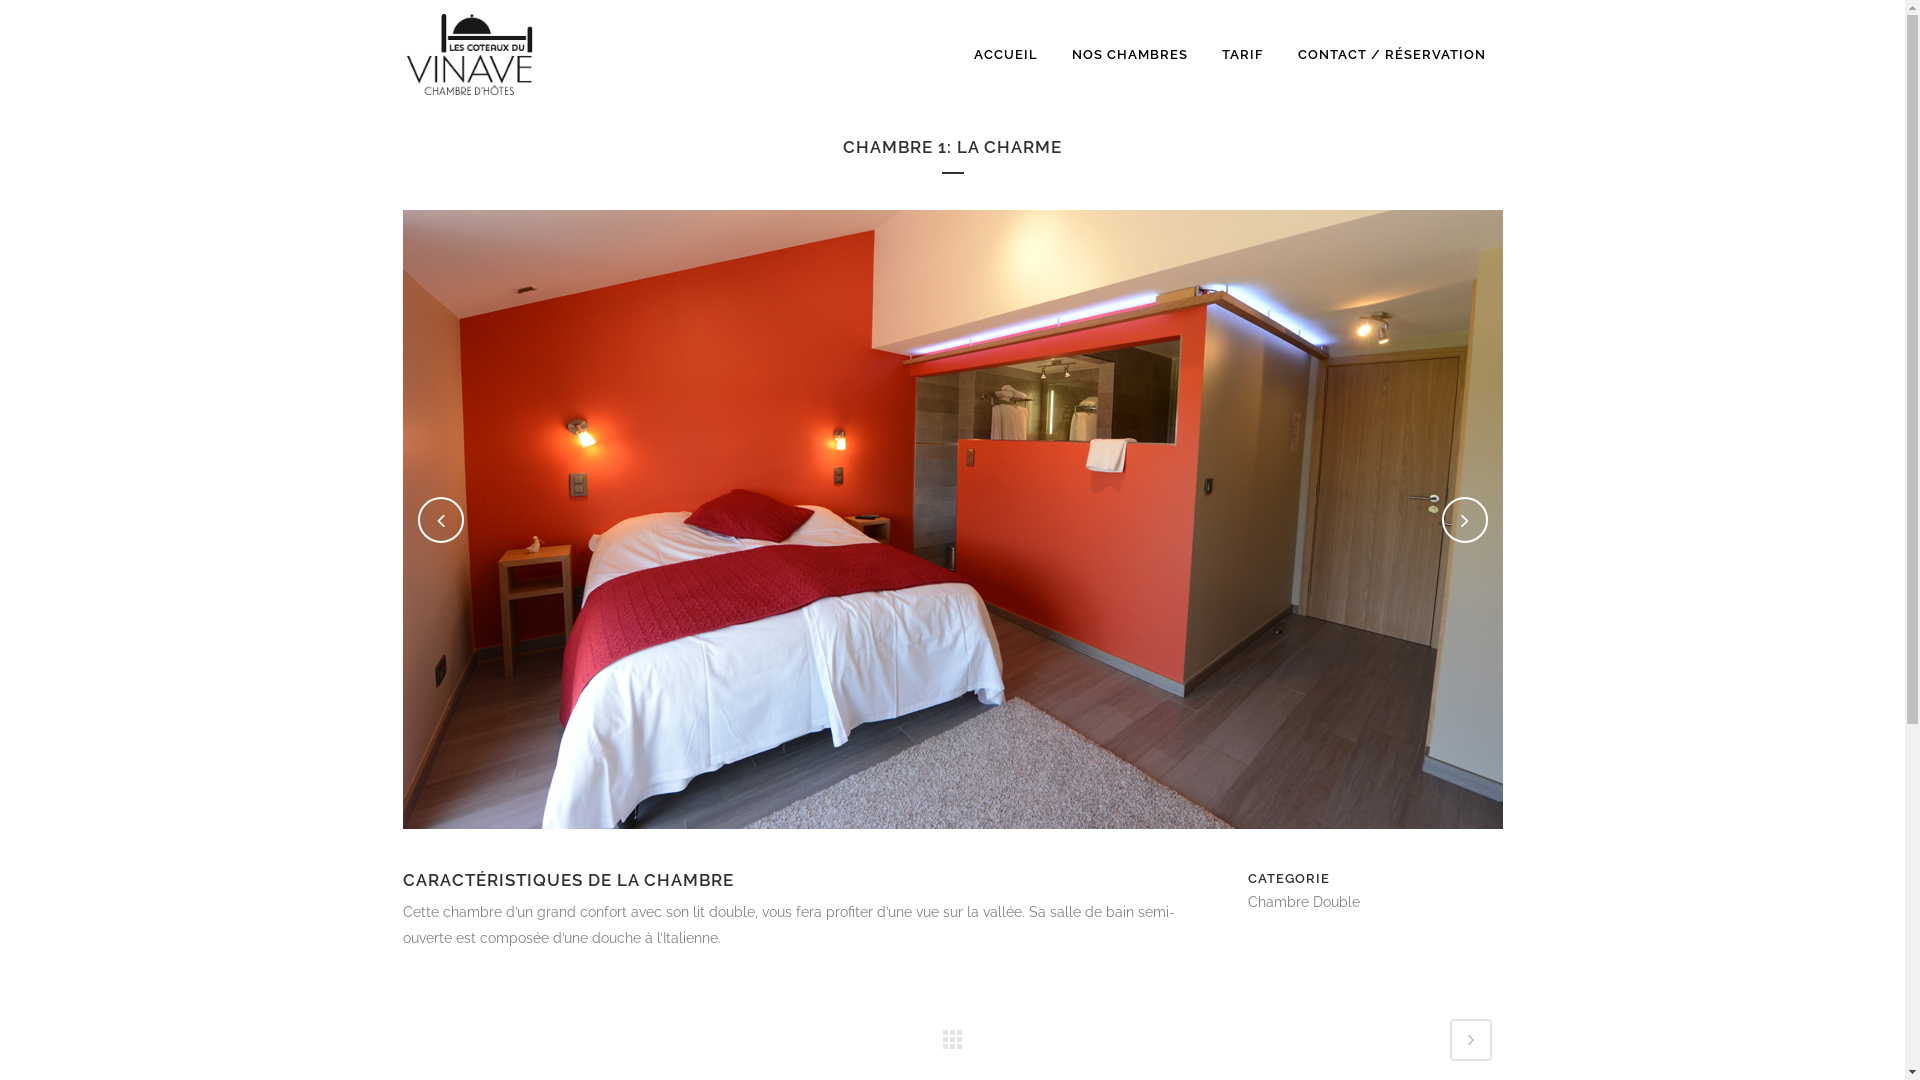  What do you see at coordinates (1128, 53) in the screenshot?
I see `'NOS CHAMBRES'` at bounding box center [1128, 53].